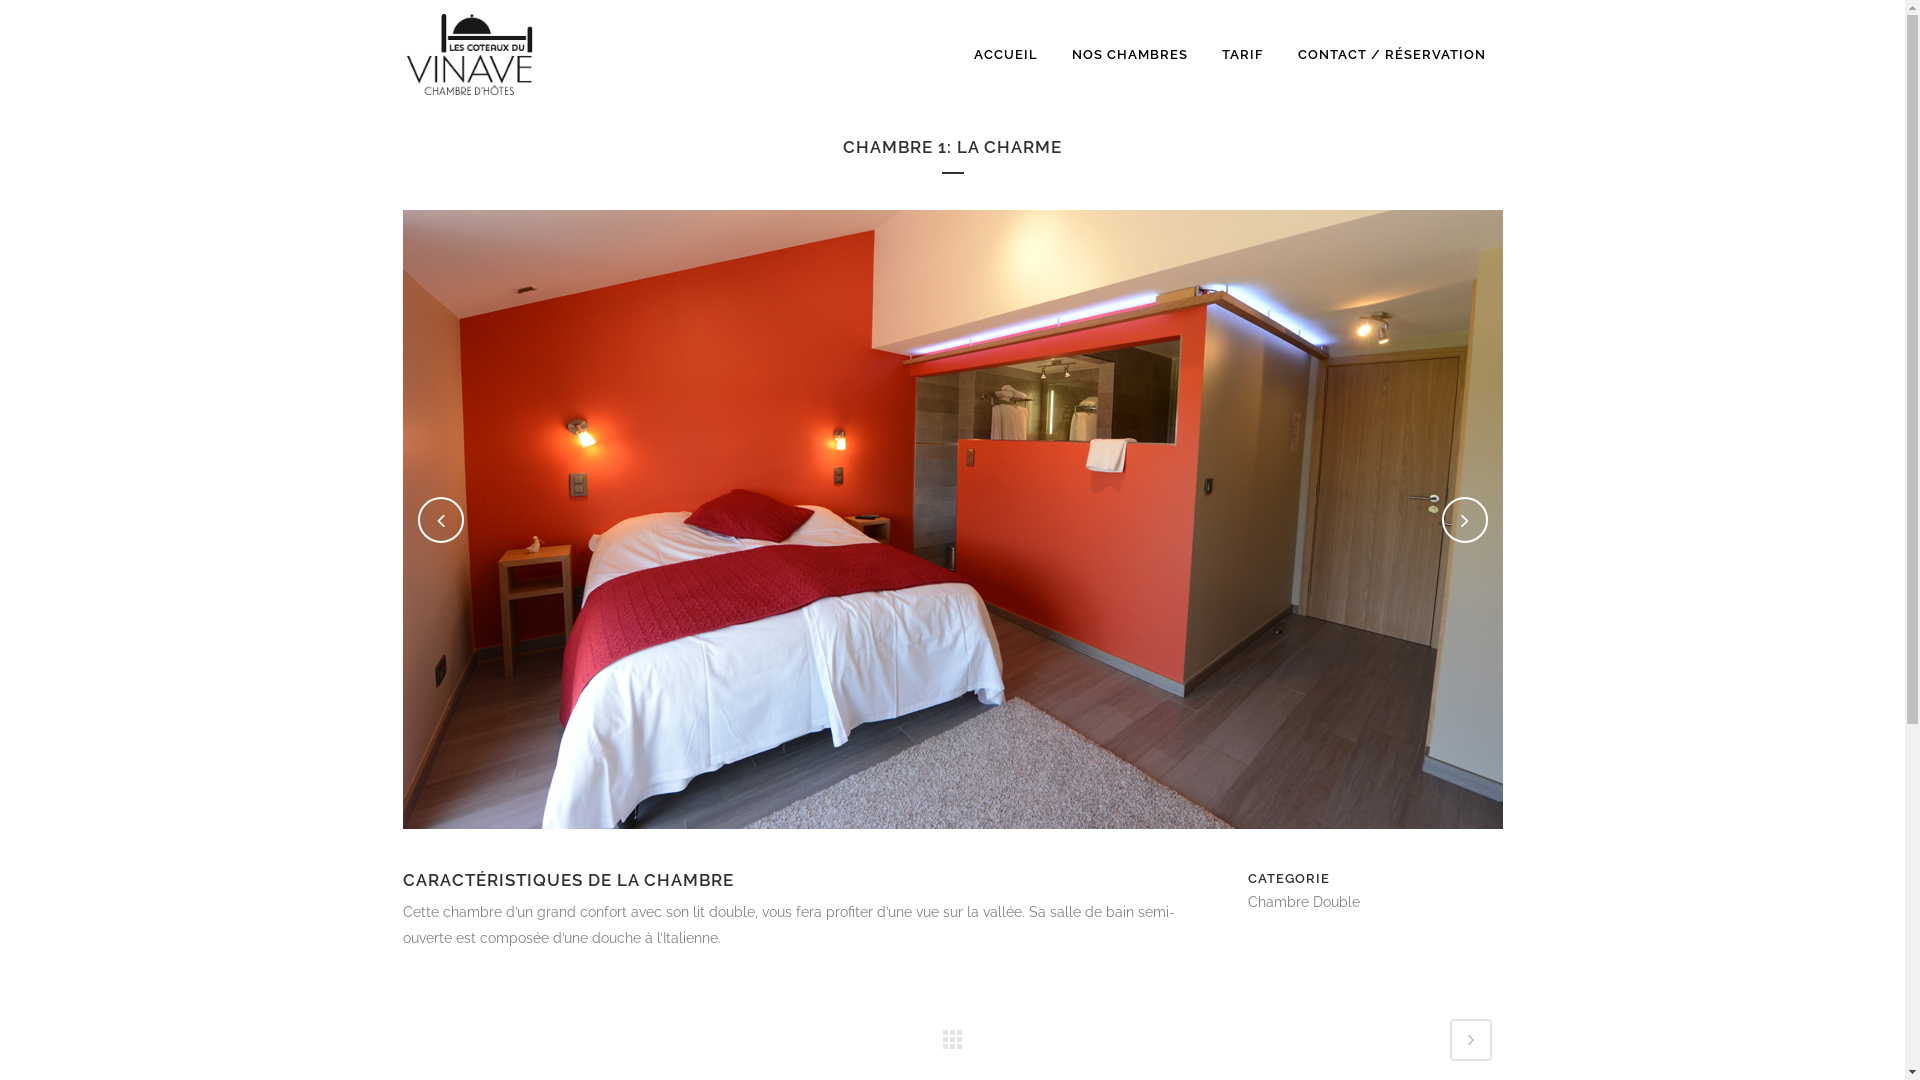  What do you see at coordinates (1128, 53) in the screenshot?
I see `'NOS CHAMBRES'` at bounding box center [1128, 53].